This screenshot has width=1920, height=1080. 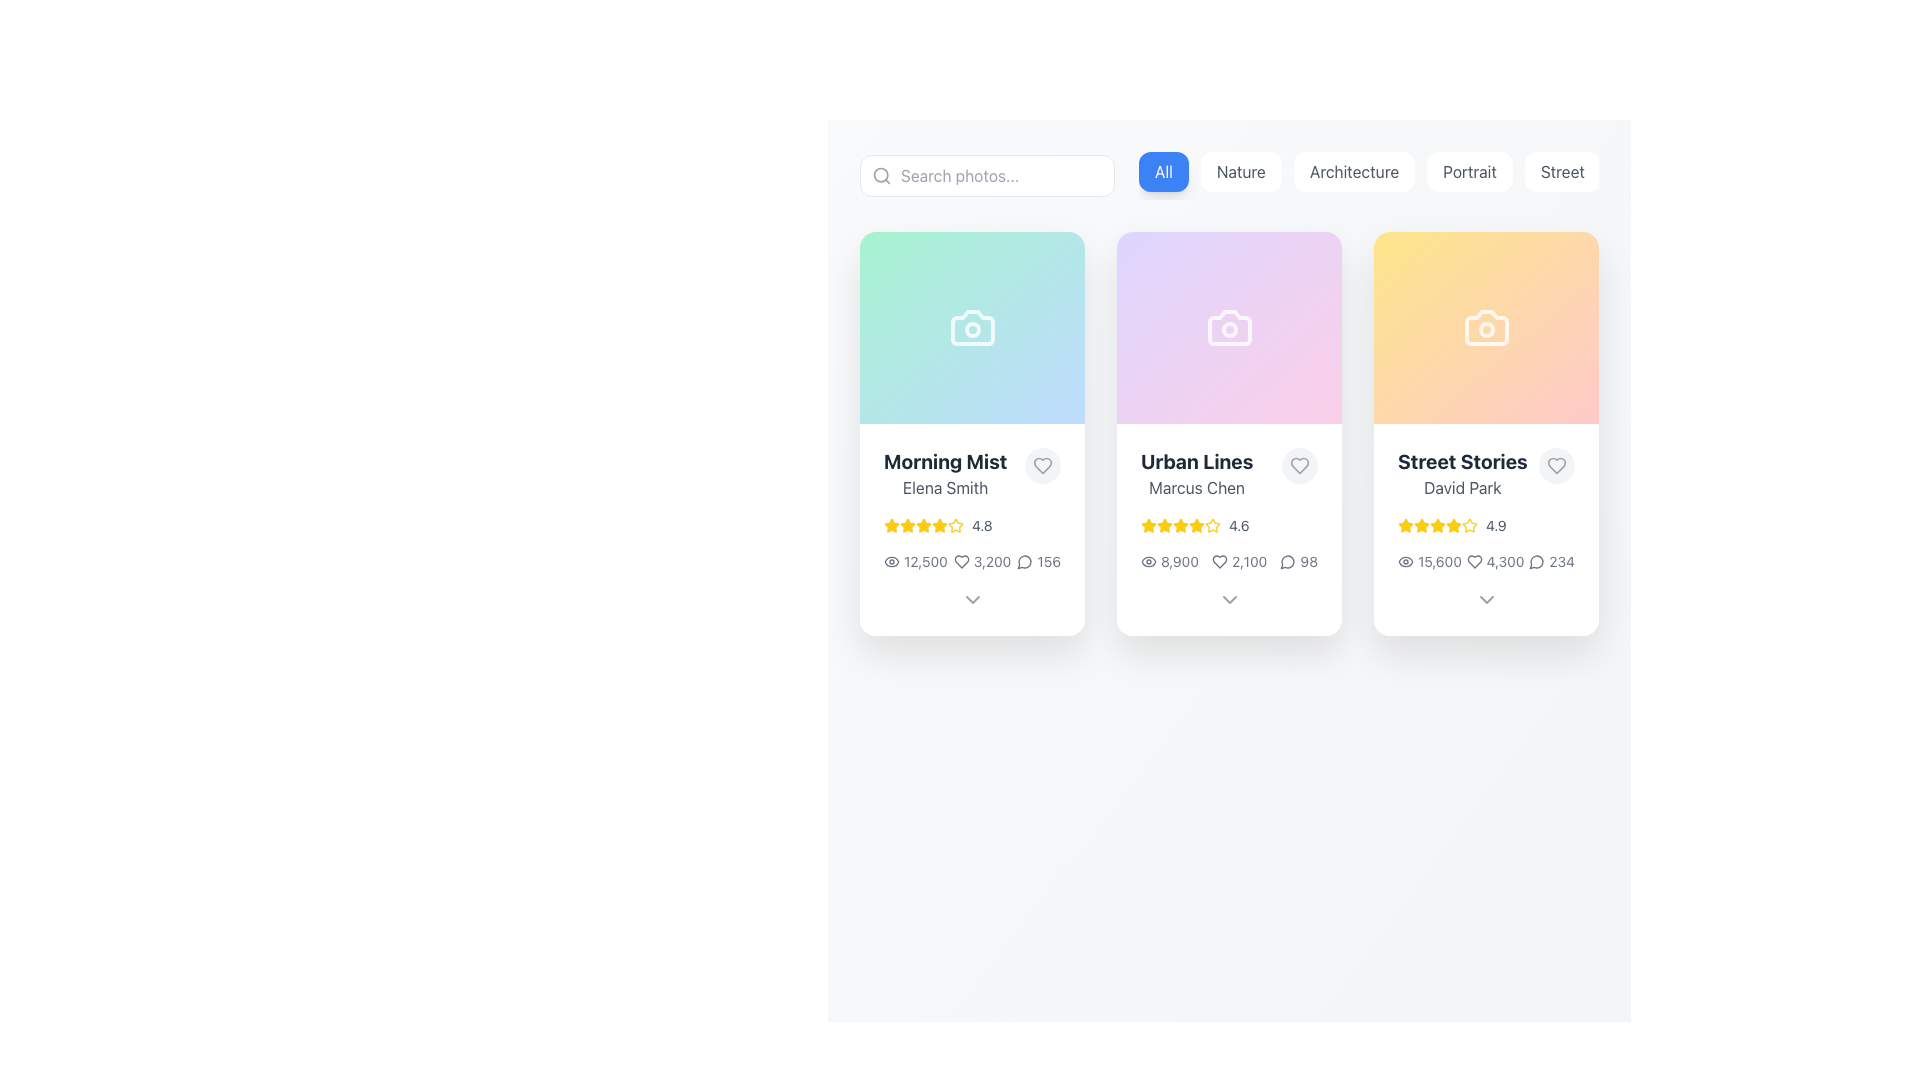 I want to click on first star icon in the 5-star rating system for the 'Street Stories' element, located under the title and above the 4.9 rating, so click(x=1405, y=524).